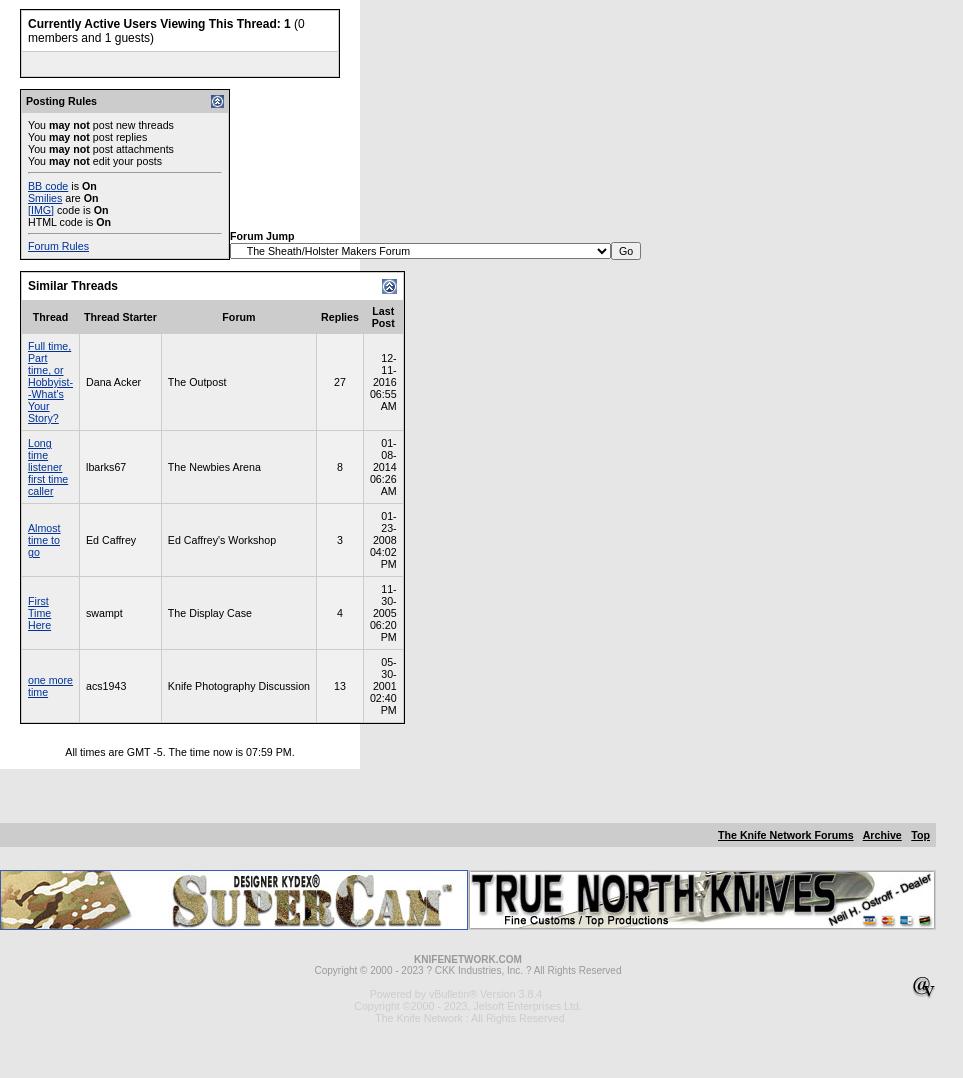 The height and width of the screenshot is (1078, 963). What do you see at coordinates (238, 686) in the screenshot?
I see `'Knife Photography Discussion'` at bounding box center [238, 686].